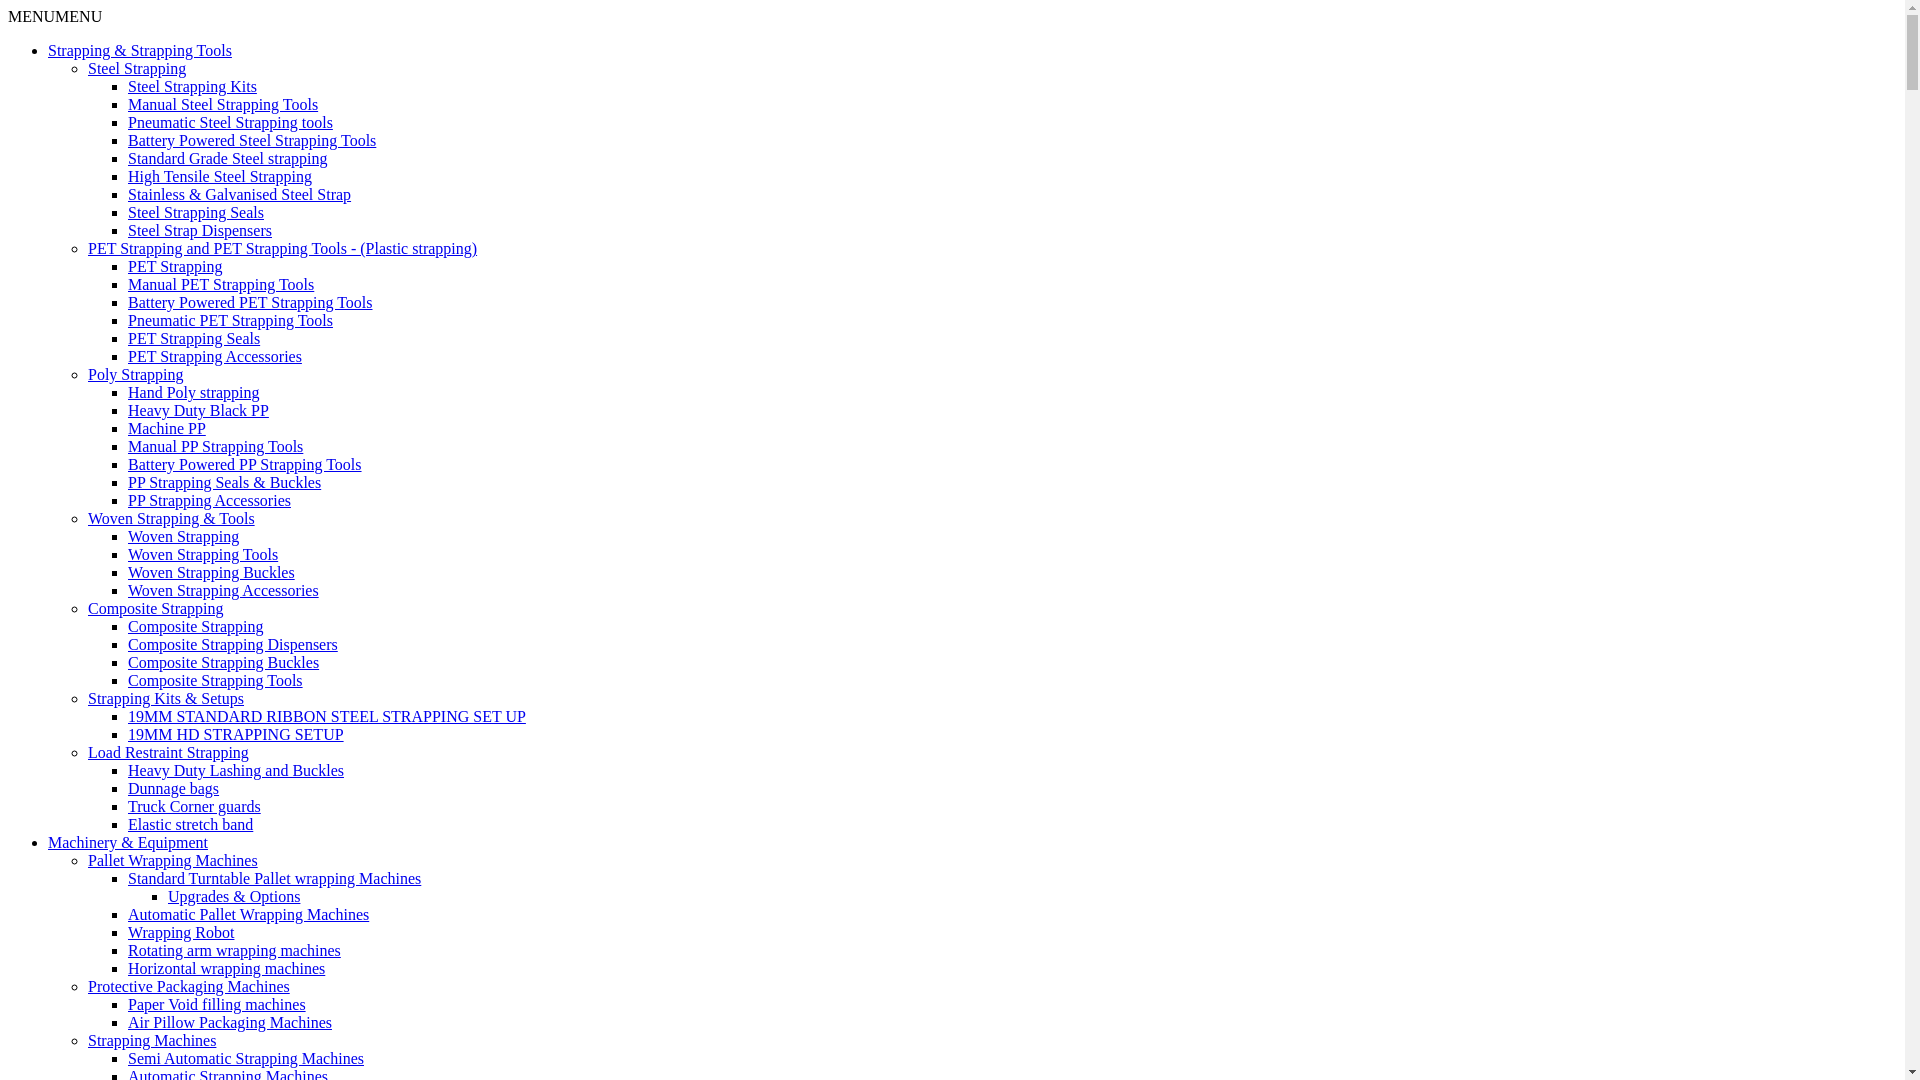 The image size is (1920, 1080). I want to click on 'Steel Strapping', so click(136, 67).